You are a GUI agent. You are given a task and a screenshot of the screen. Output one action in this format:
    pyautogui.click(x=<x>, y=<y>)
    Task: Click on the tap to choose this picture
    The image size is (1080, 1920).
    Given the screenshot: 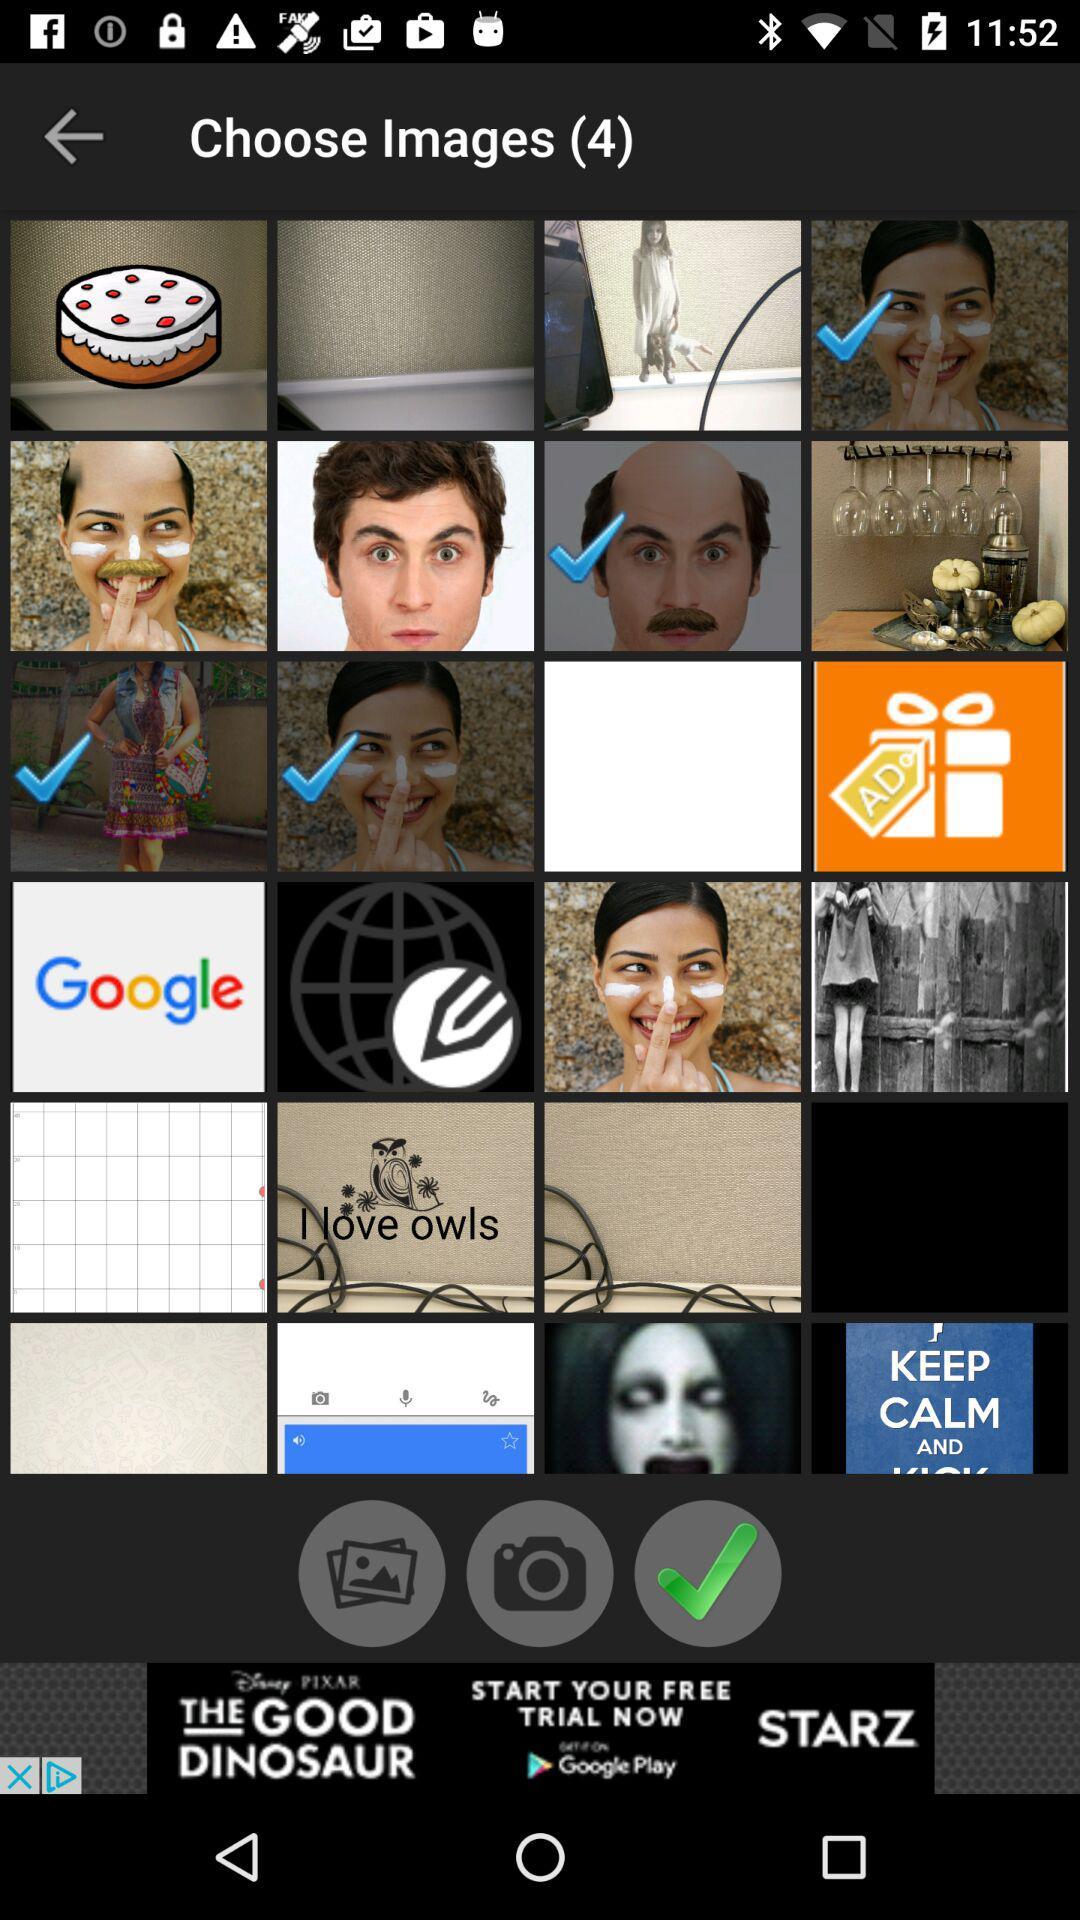 What is the action you would take?
    pyautogui.click(x=405, y=325)
    